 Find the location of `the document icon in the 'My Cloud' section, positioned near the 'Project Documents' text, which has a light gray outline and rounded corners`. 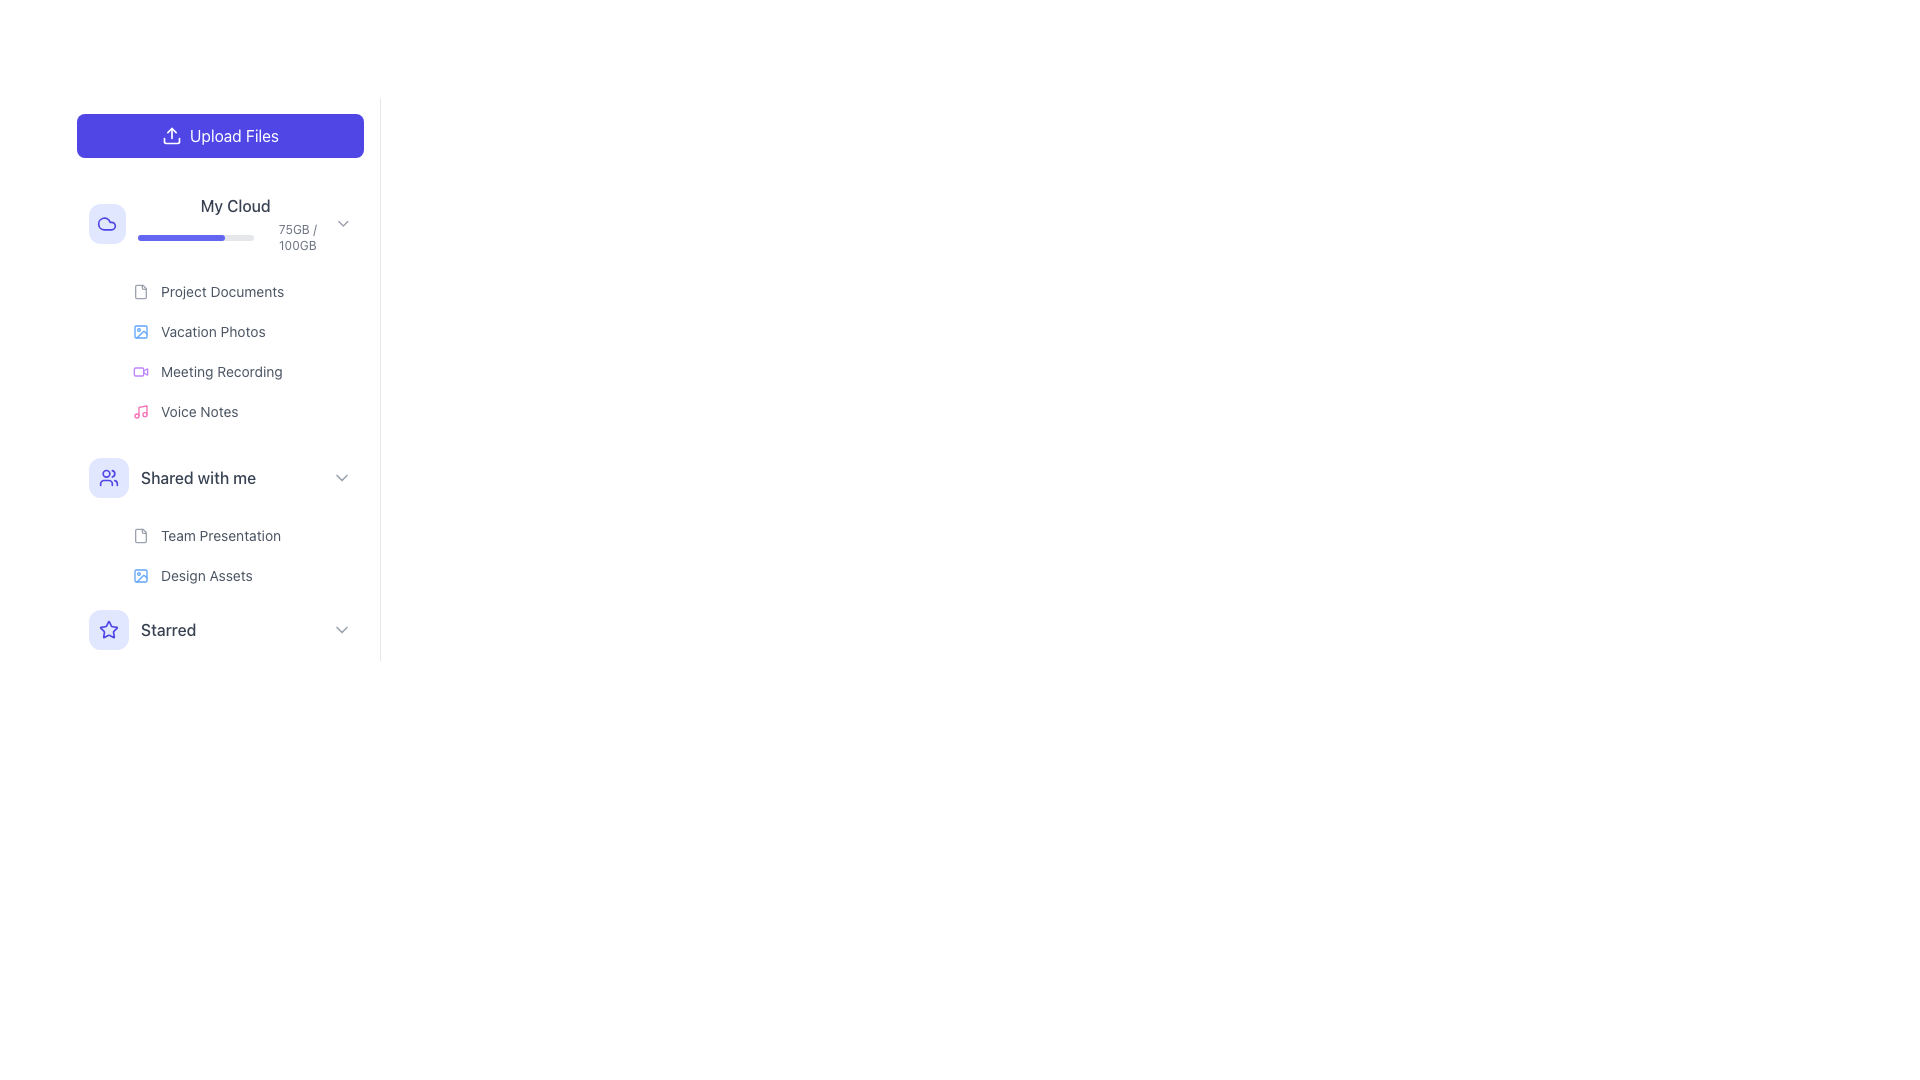

the document icon in the 'My Cloud' section, positioned near the 'Project Documents' text, which has a light gray outline and rounded corners is located at coordinates (139, 292).